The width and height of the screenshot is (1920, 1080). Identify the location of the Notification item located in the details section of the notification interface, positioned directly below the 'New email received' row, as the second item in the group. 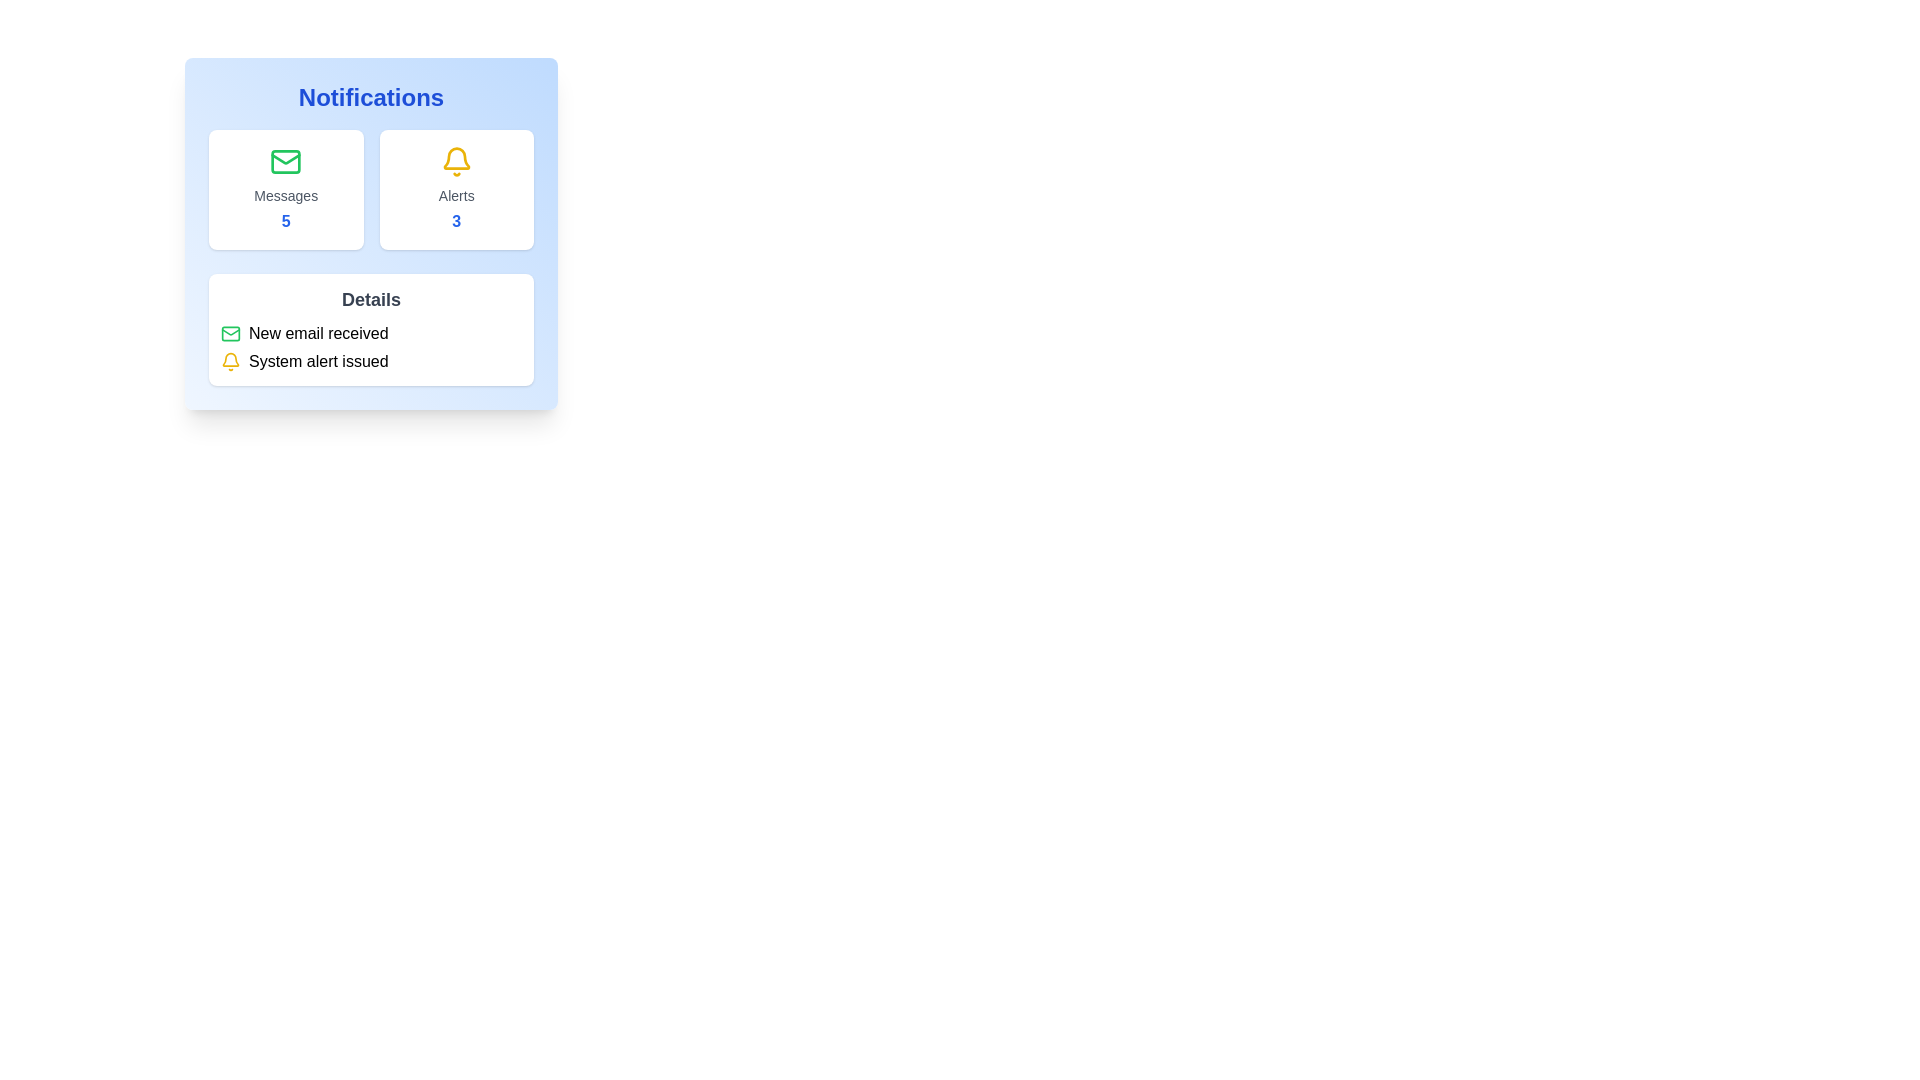
(371, 362).